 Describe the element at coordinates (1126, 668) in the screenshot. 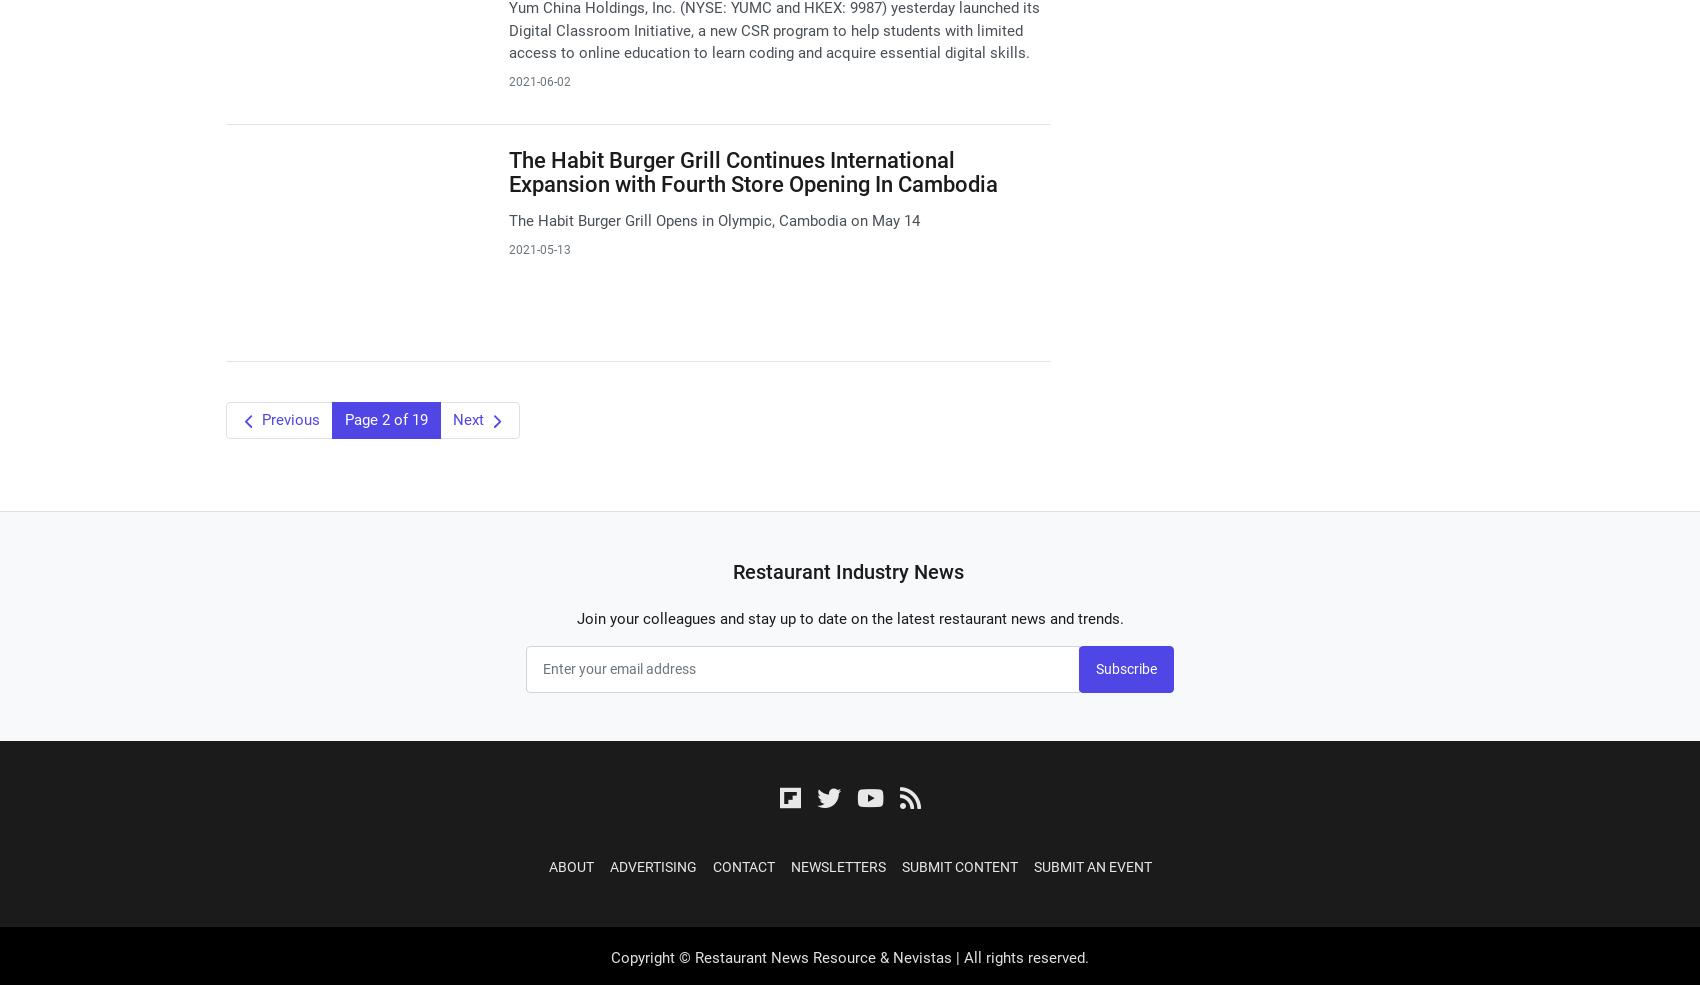

I see `'Subscribe'` at that location.